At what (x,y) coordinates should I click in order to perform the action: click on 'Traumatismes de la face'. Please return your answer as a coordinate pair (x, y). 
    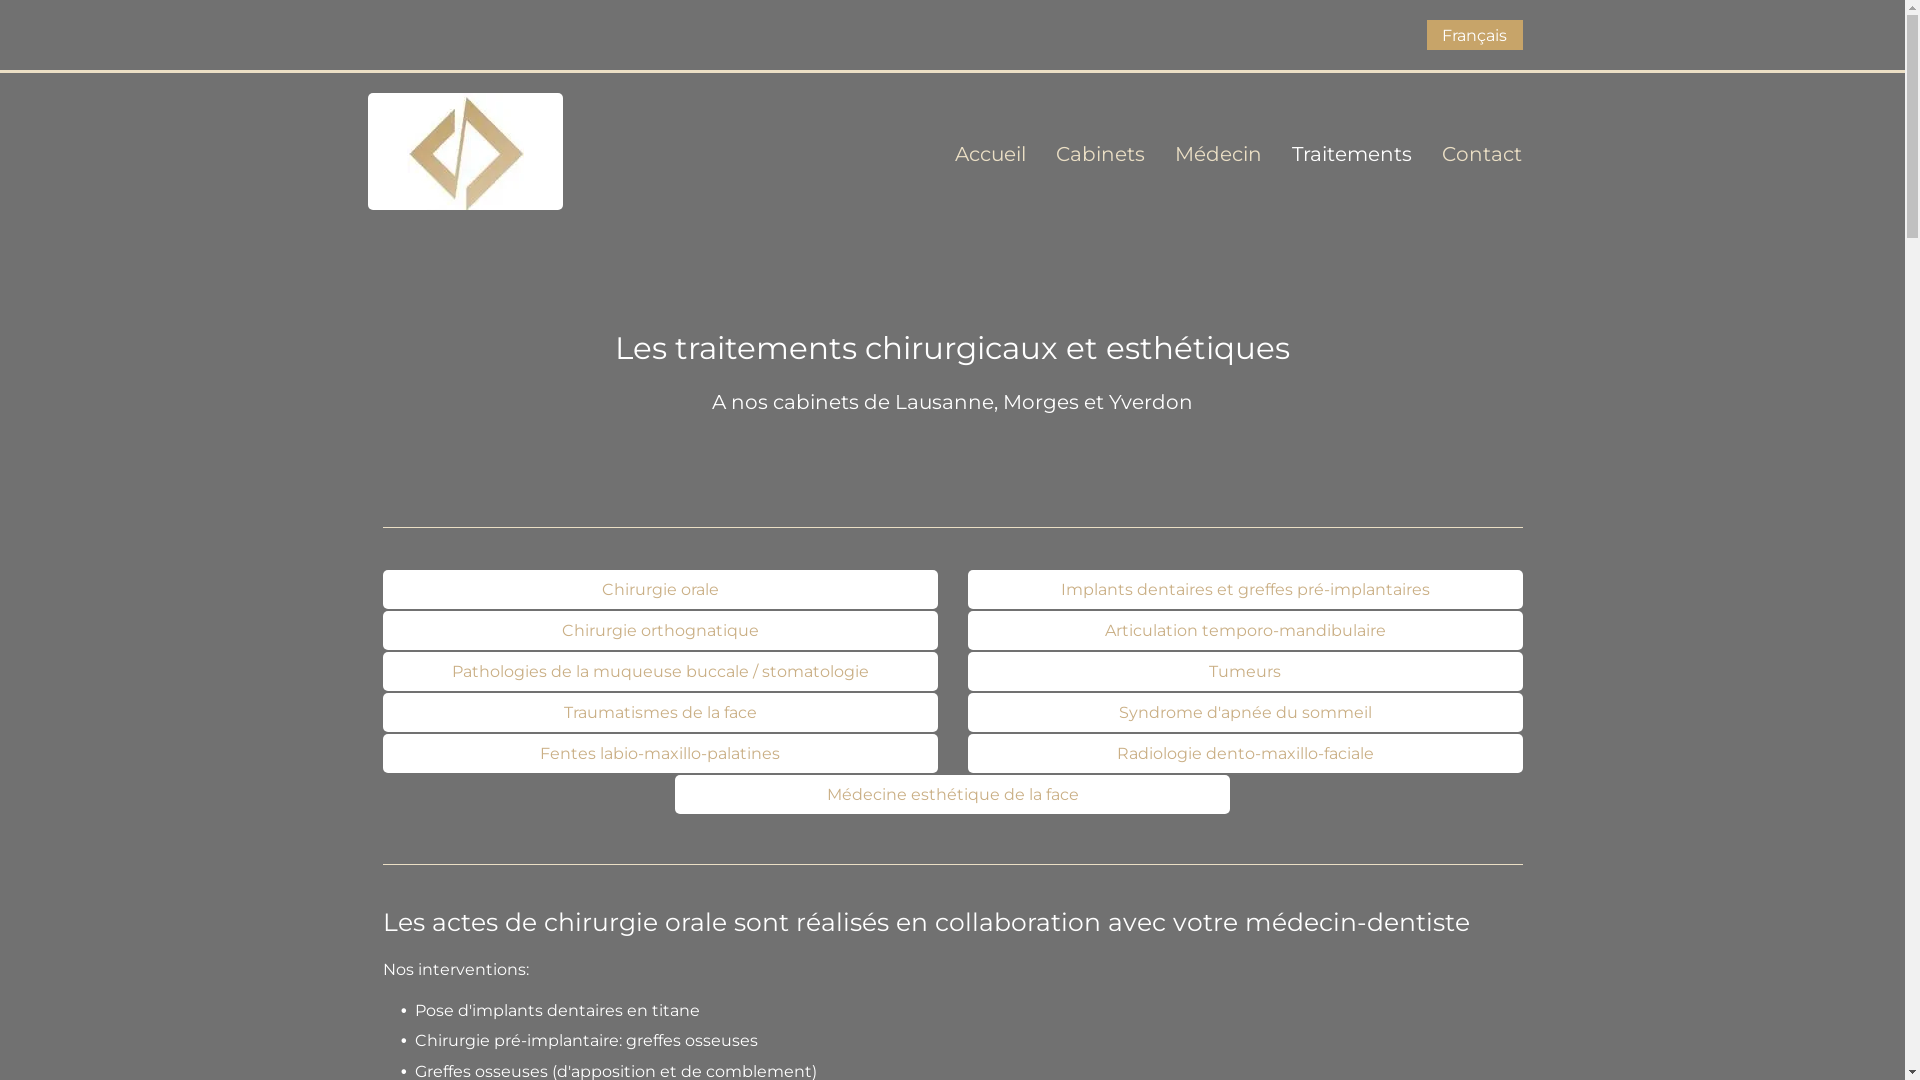
    Looking at the image, I should click on (659, 711).